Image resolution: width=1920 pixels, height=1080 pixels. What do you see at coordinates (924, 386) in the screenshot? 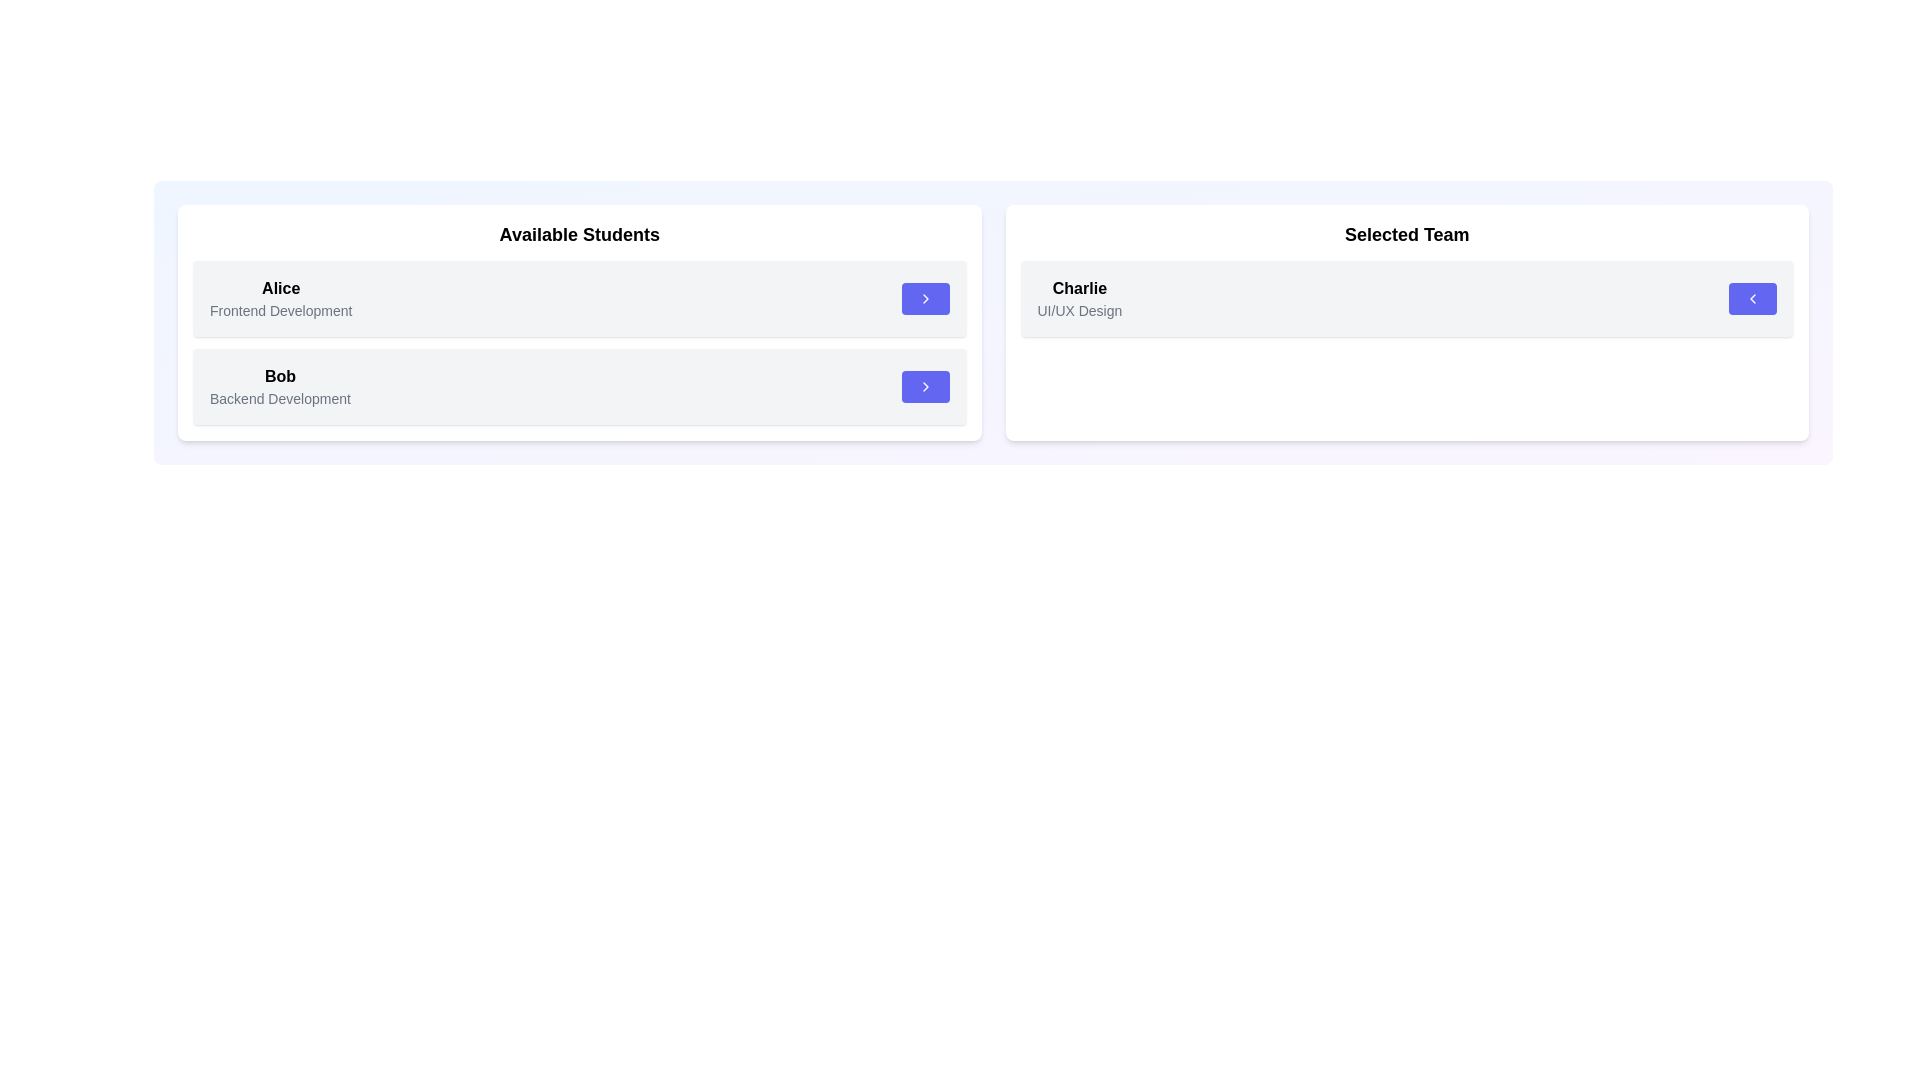
I see `arrow button next to the student Bob in the 'Available Students' list to transfer them to the 'Selected Team'` at bounding box center [924, 386].